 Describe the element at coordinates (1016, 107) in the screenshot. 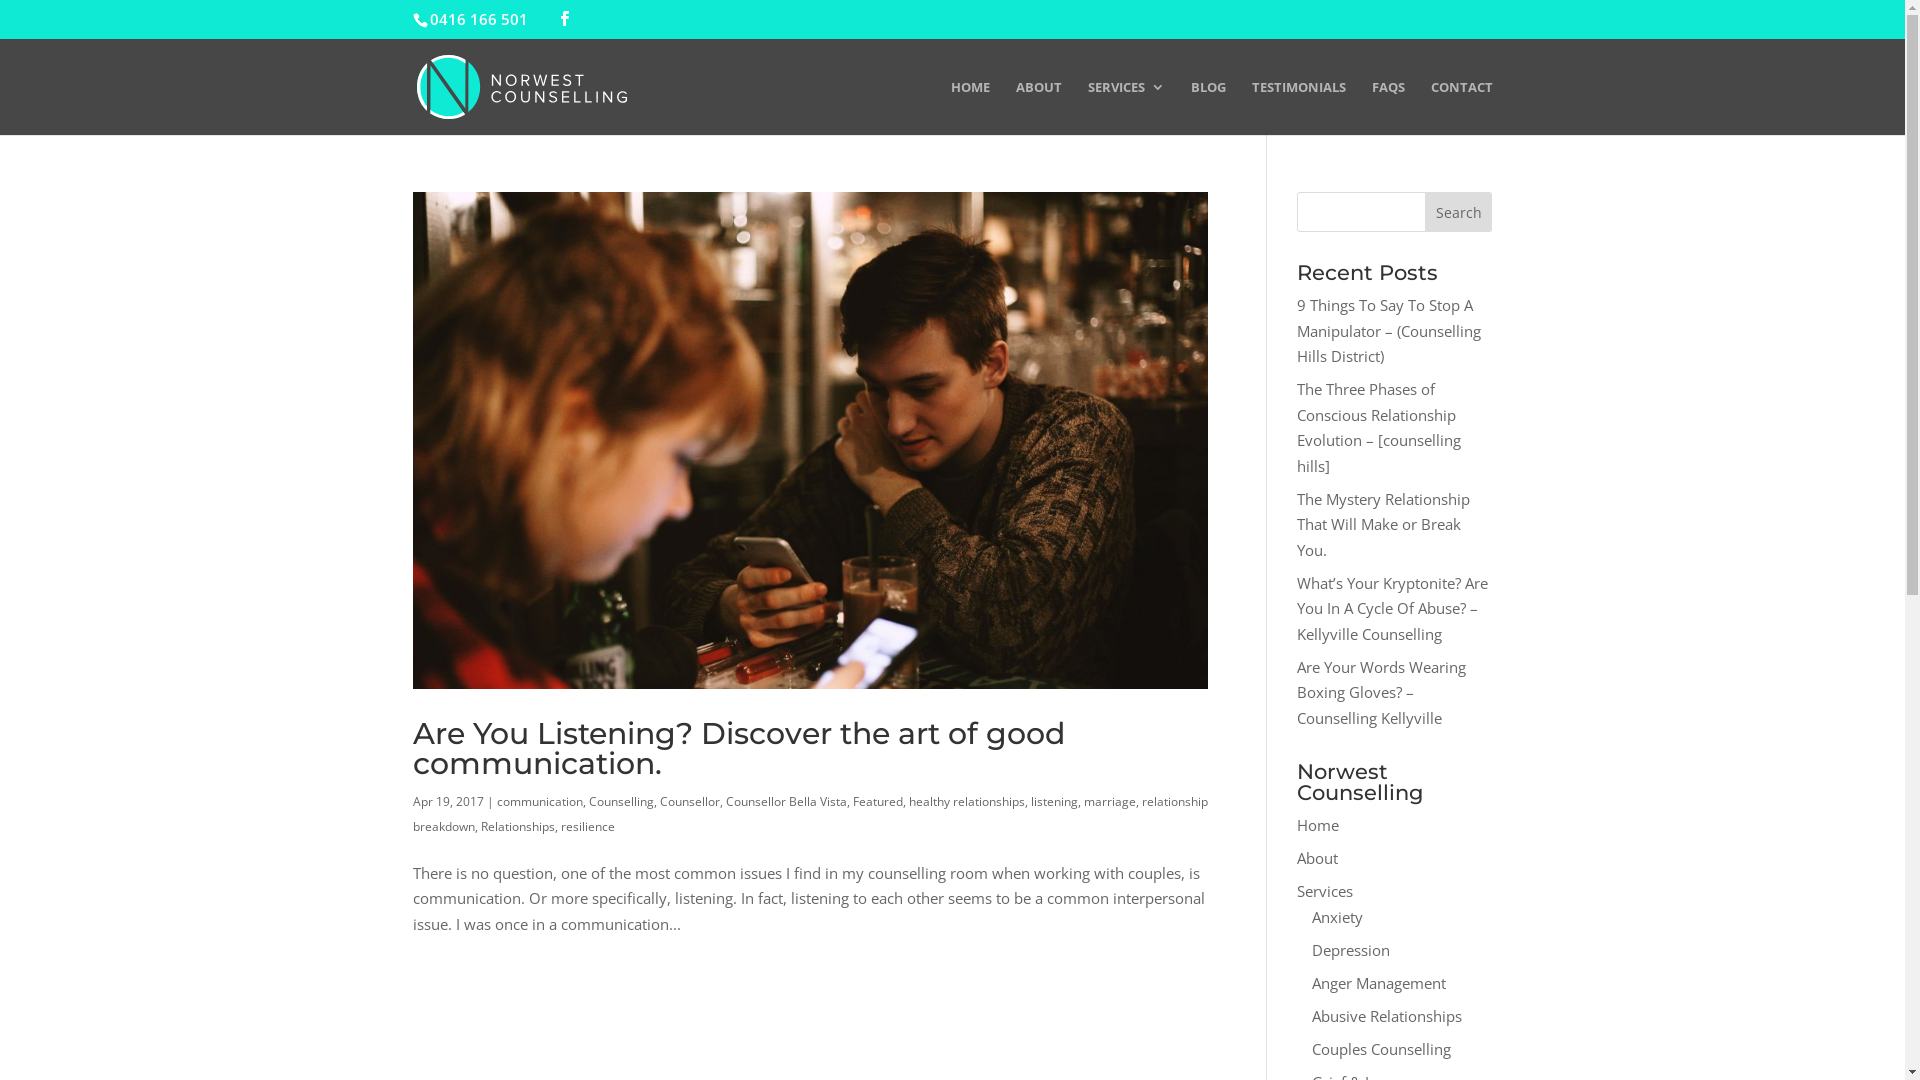

I see `'ABOUT'` at that location.